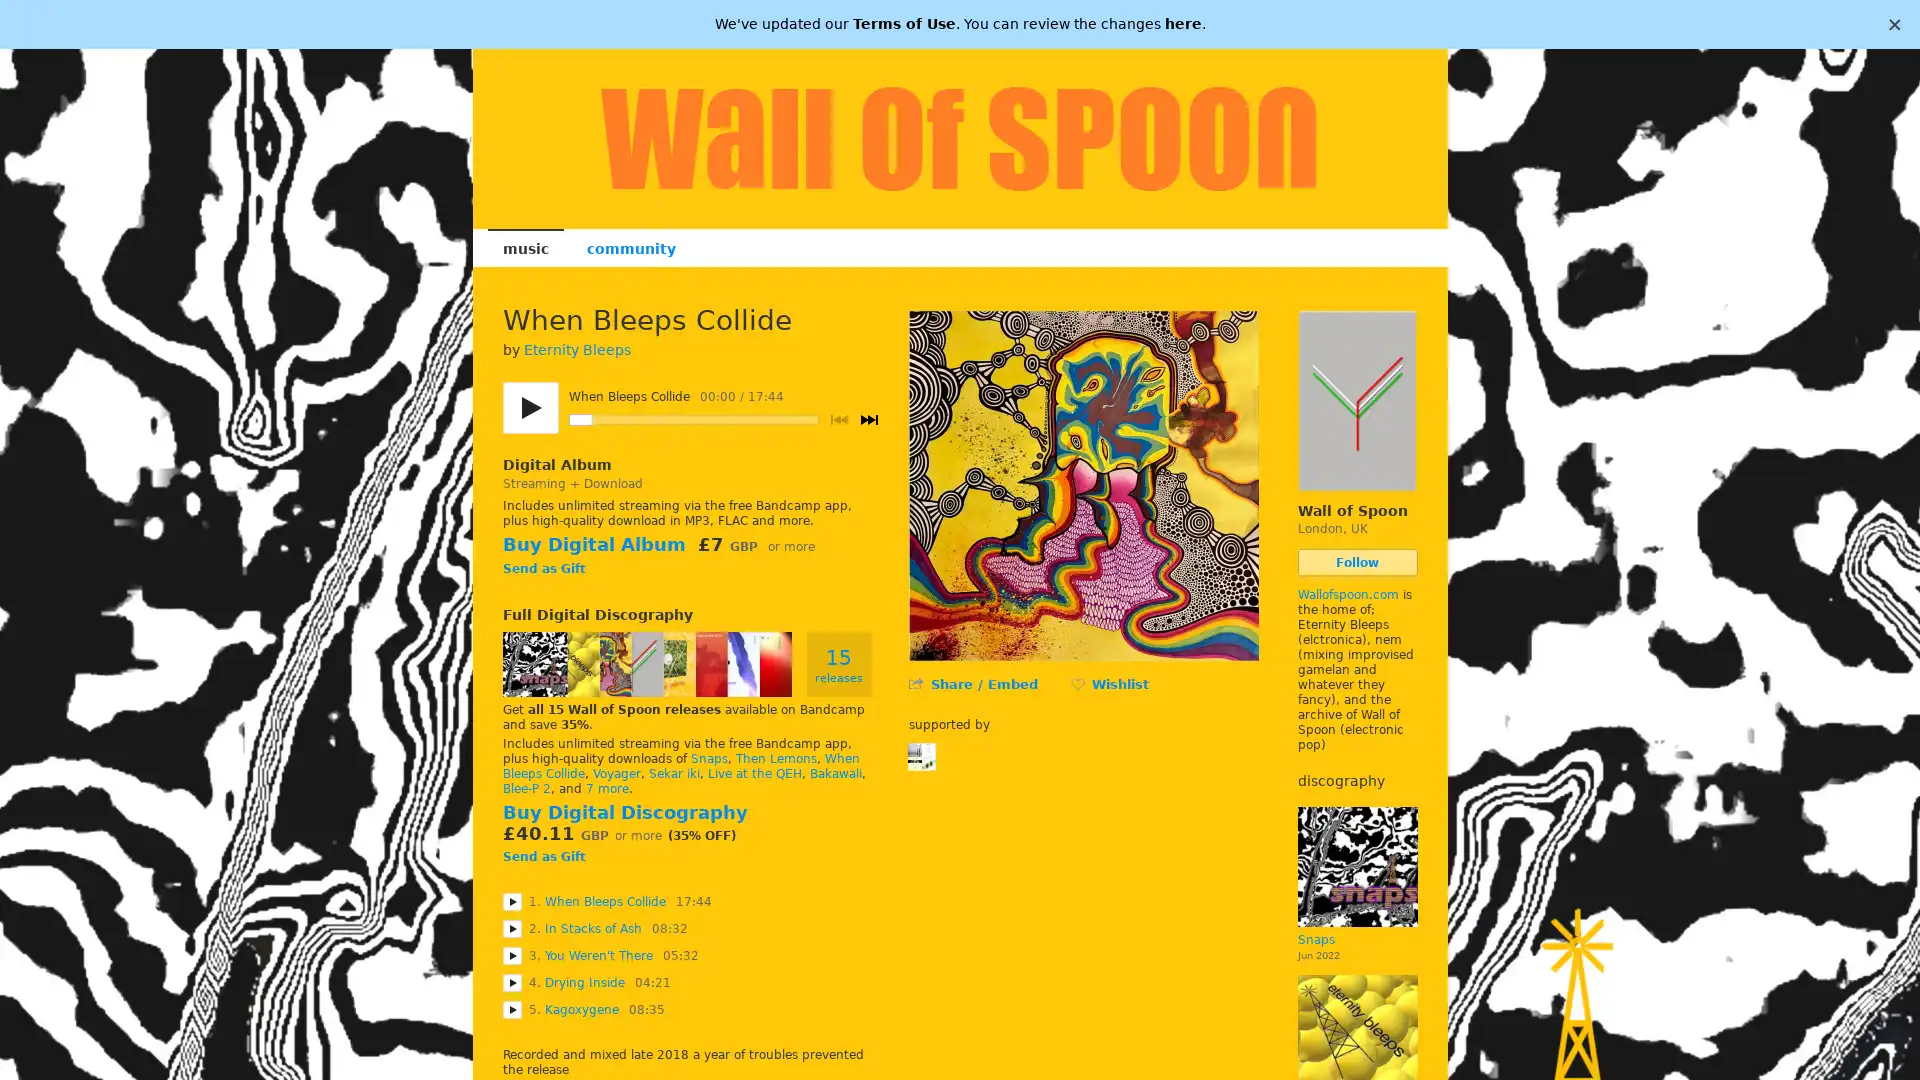 This screenshot has width=1920, height=1080. Describe the element at coordinates (511, 928) in the screenshot. I see `Play In Stacks of Ash` at that location.